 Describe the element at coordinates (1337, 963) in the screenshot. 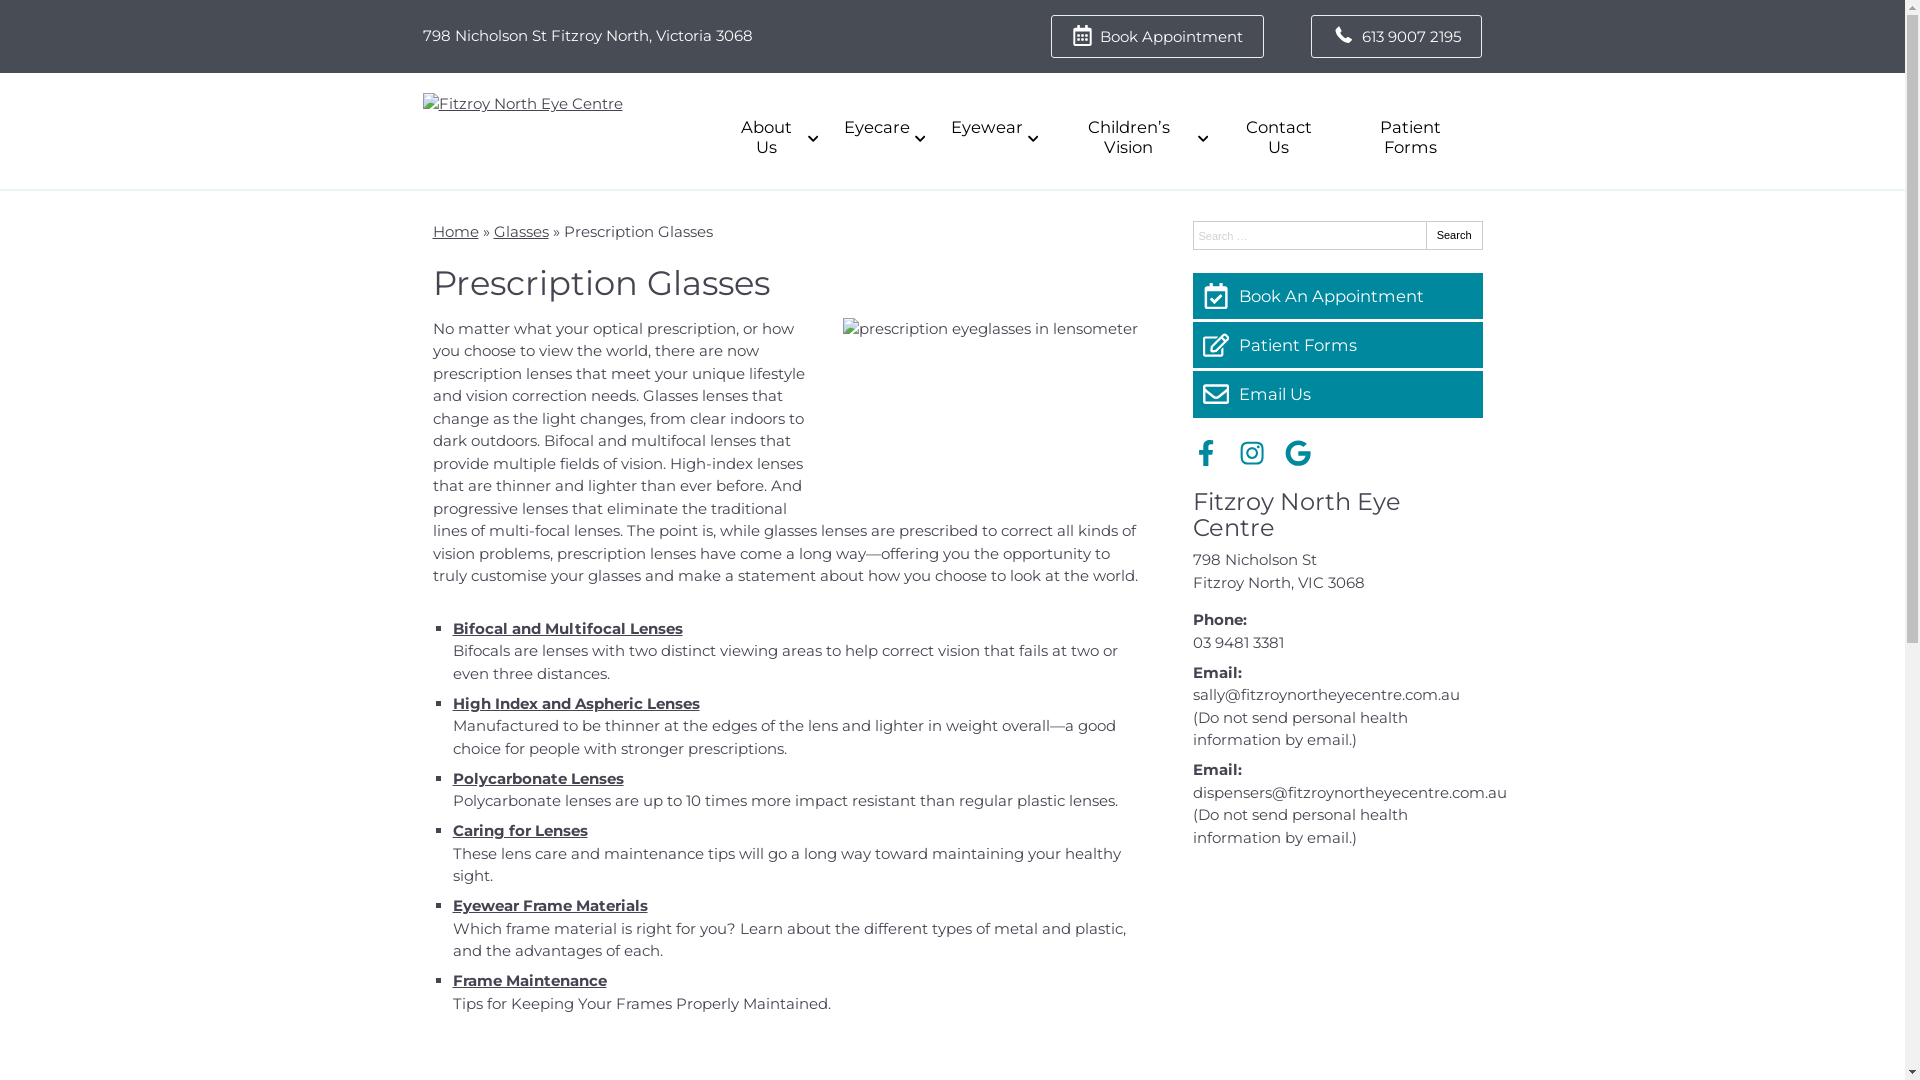

I see `'Google map'` at that location.